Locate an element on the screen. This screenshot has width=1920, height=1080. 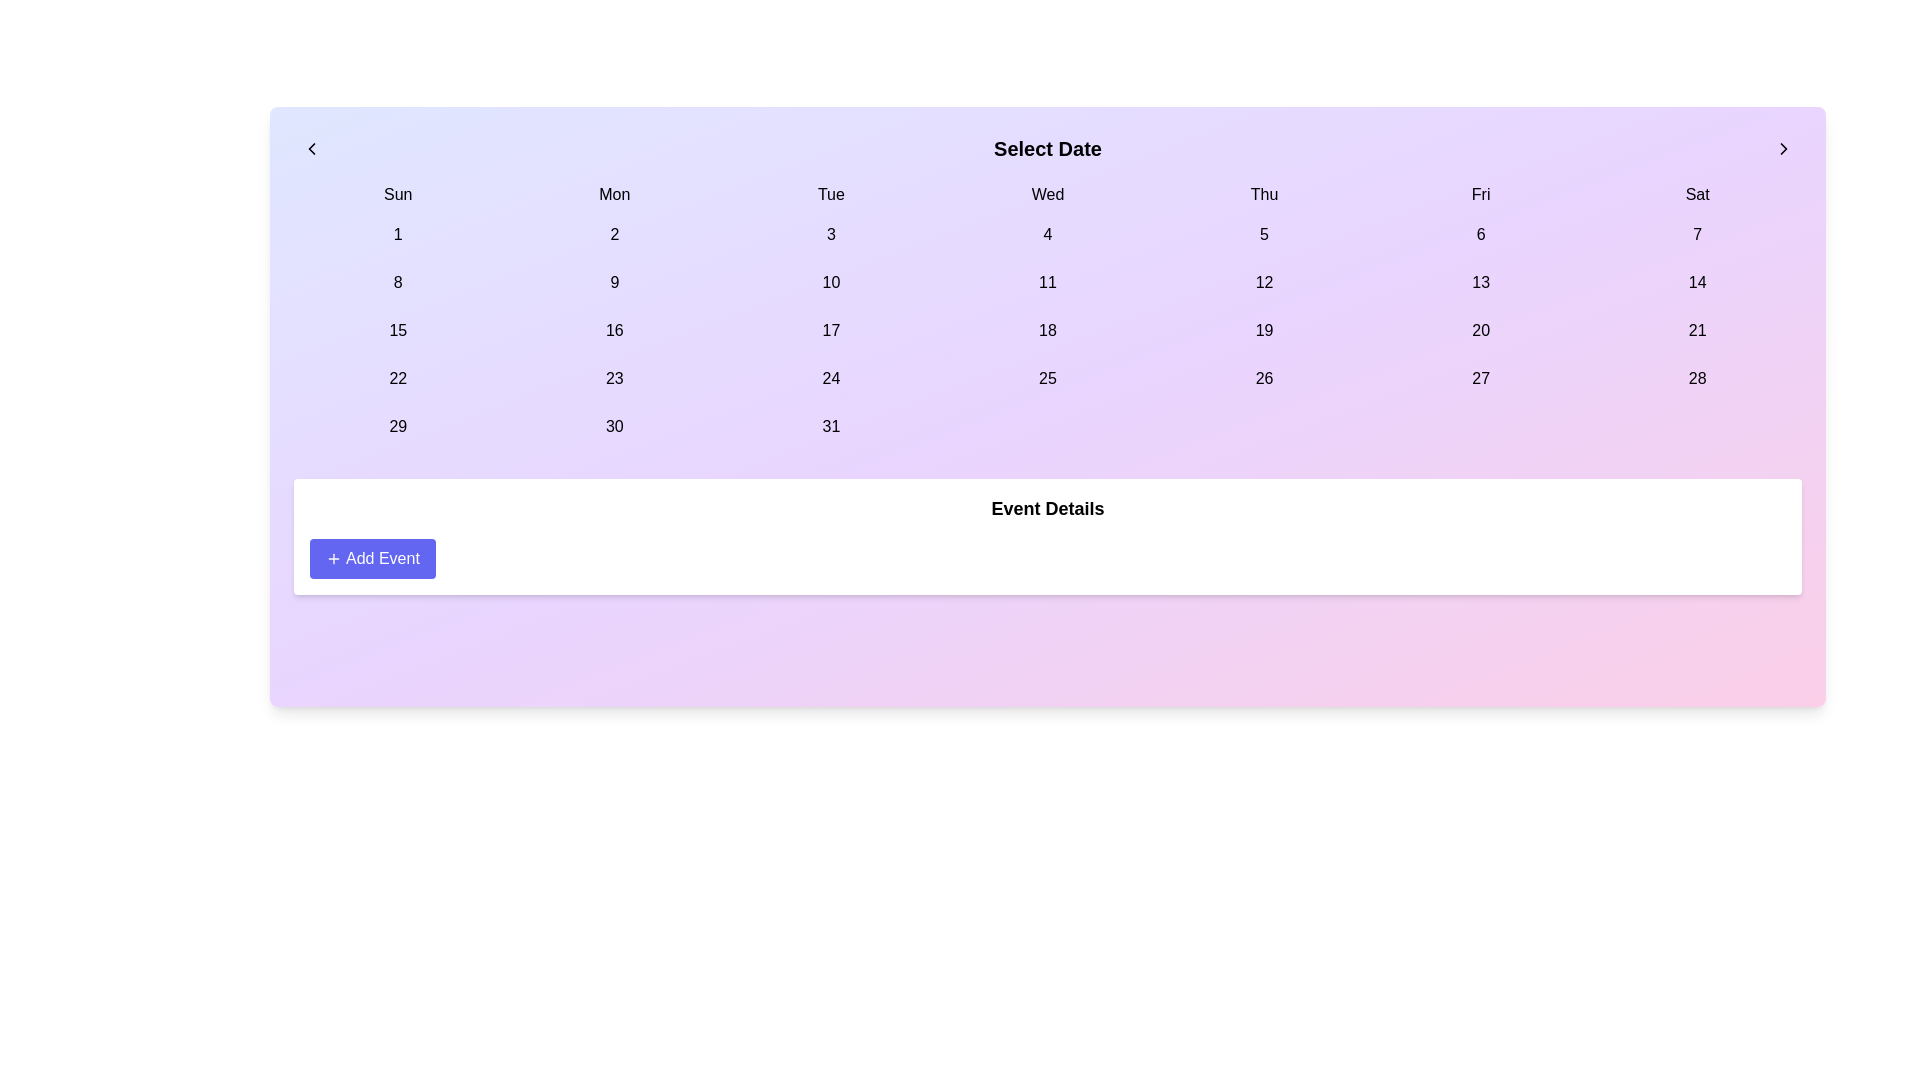
the button displaying the number '17', which is located in the third row of the grid layout in the 'Tue' column is located at coordinates (831, 330).